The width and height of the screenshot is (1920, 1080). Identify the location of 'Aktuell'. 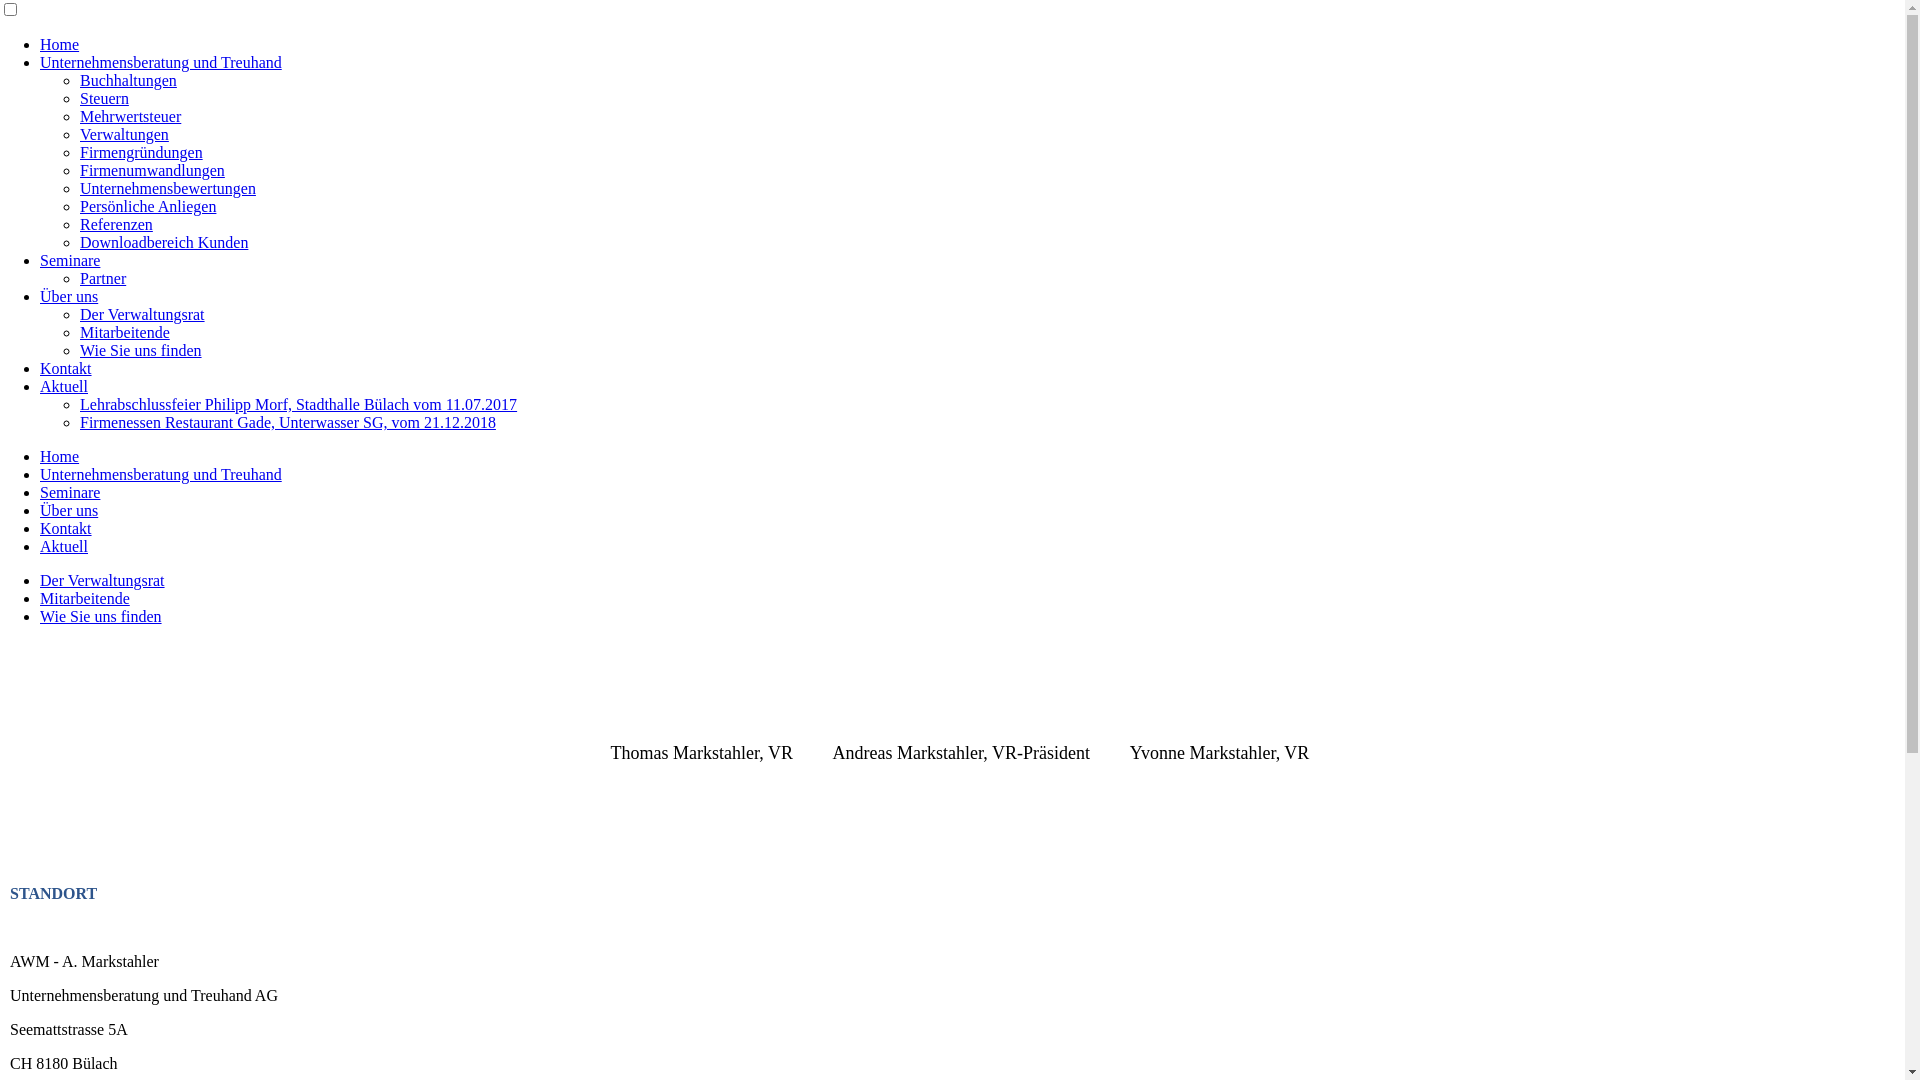
(63, 546).